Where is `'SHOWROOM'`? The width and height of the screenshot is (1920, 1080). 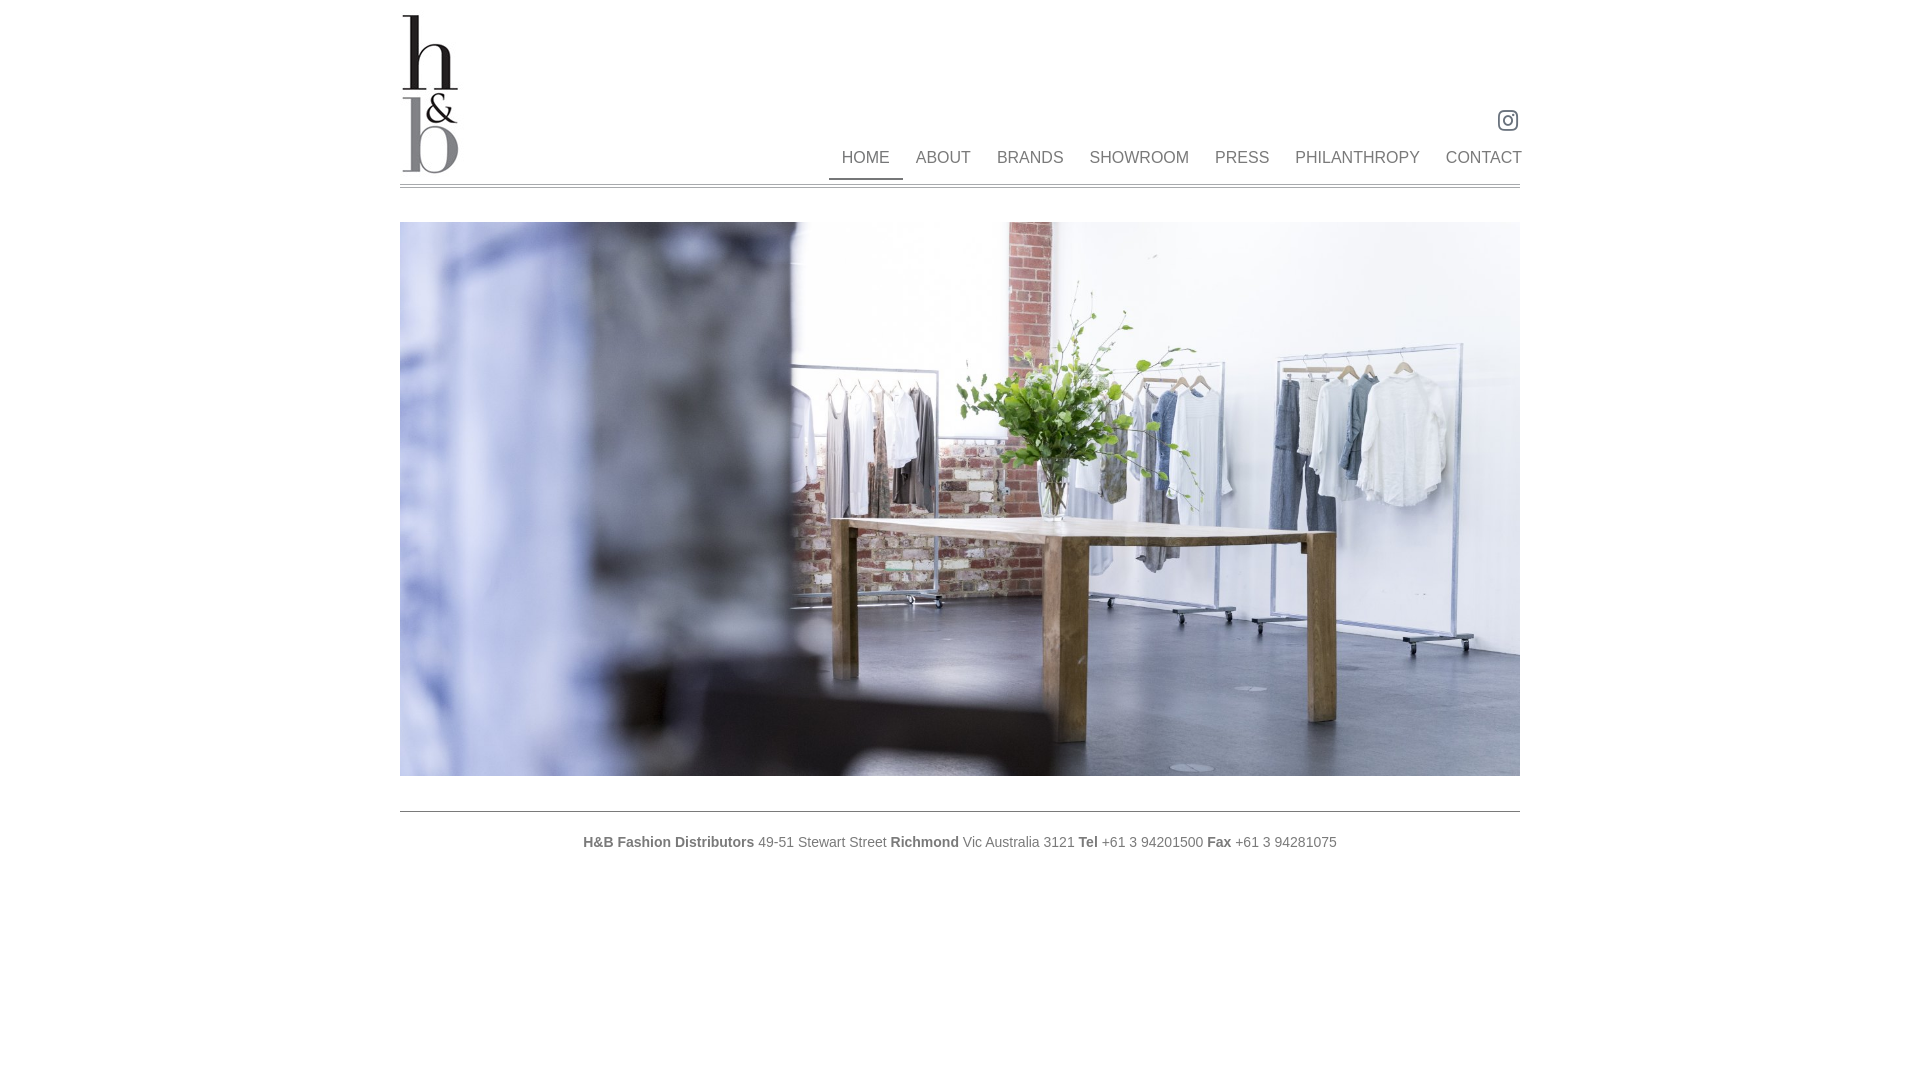
'SHOWROOM' is located at coordinates (1140, 157).